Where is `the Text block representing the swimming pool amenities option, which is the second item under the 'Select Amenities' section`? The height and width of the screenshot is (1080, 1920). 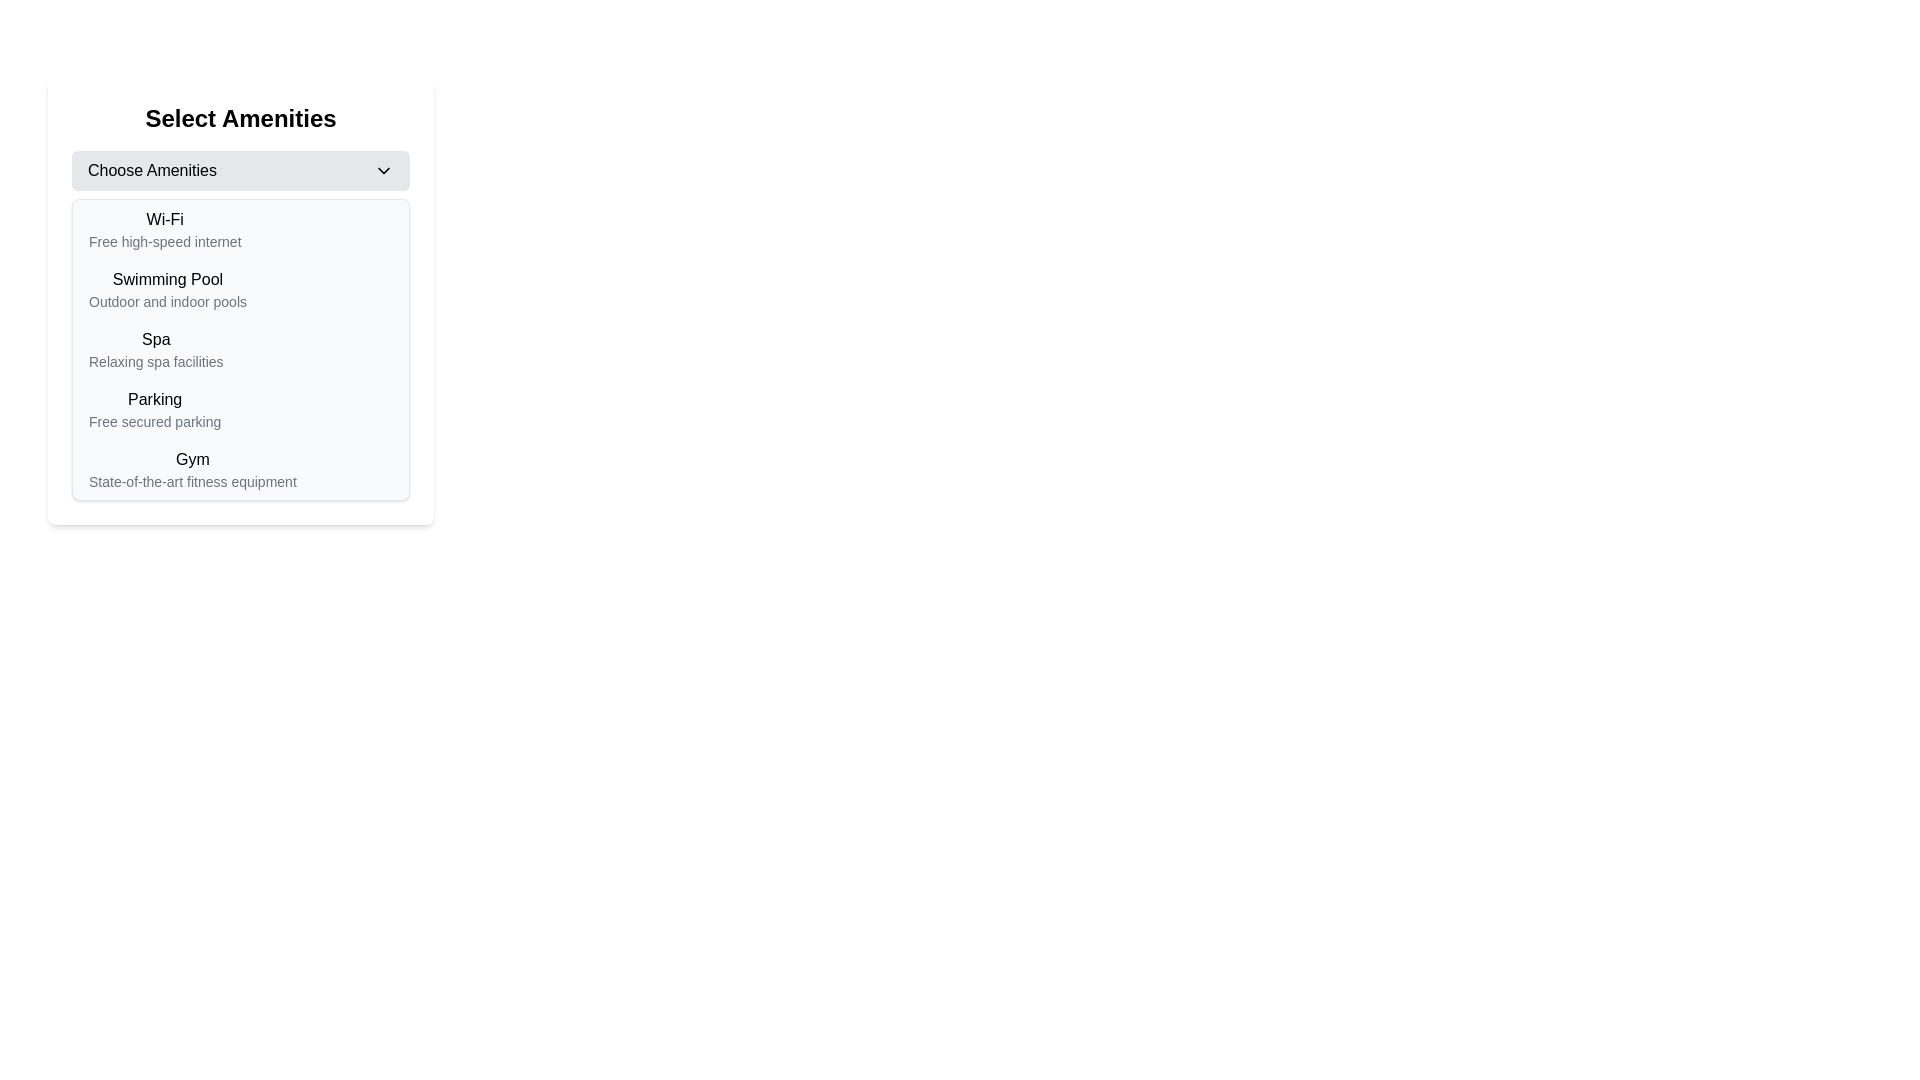 the Text block representing the swimming pool amenities option, which is the second item under the 'Select Amenities' section is located at coordinates (168, 289).